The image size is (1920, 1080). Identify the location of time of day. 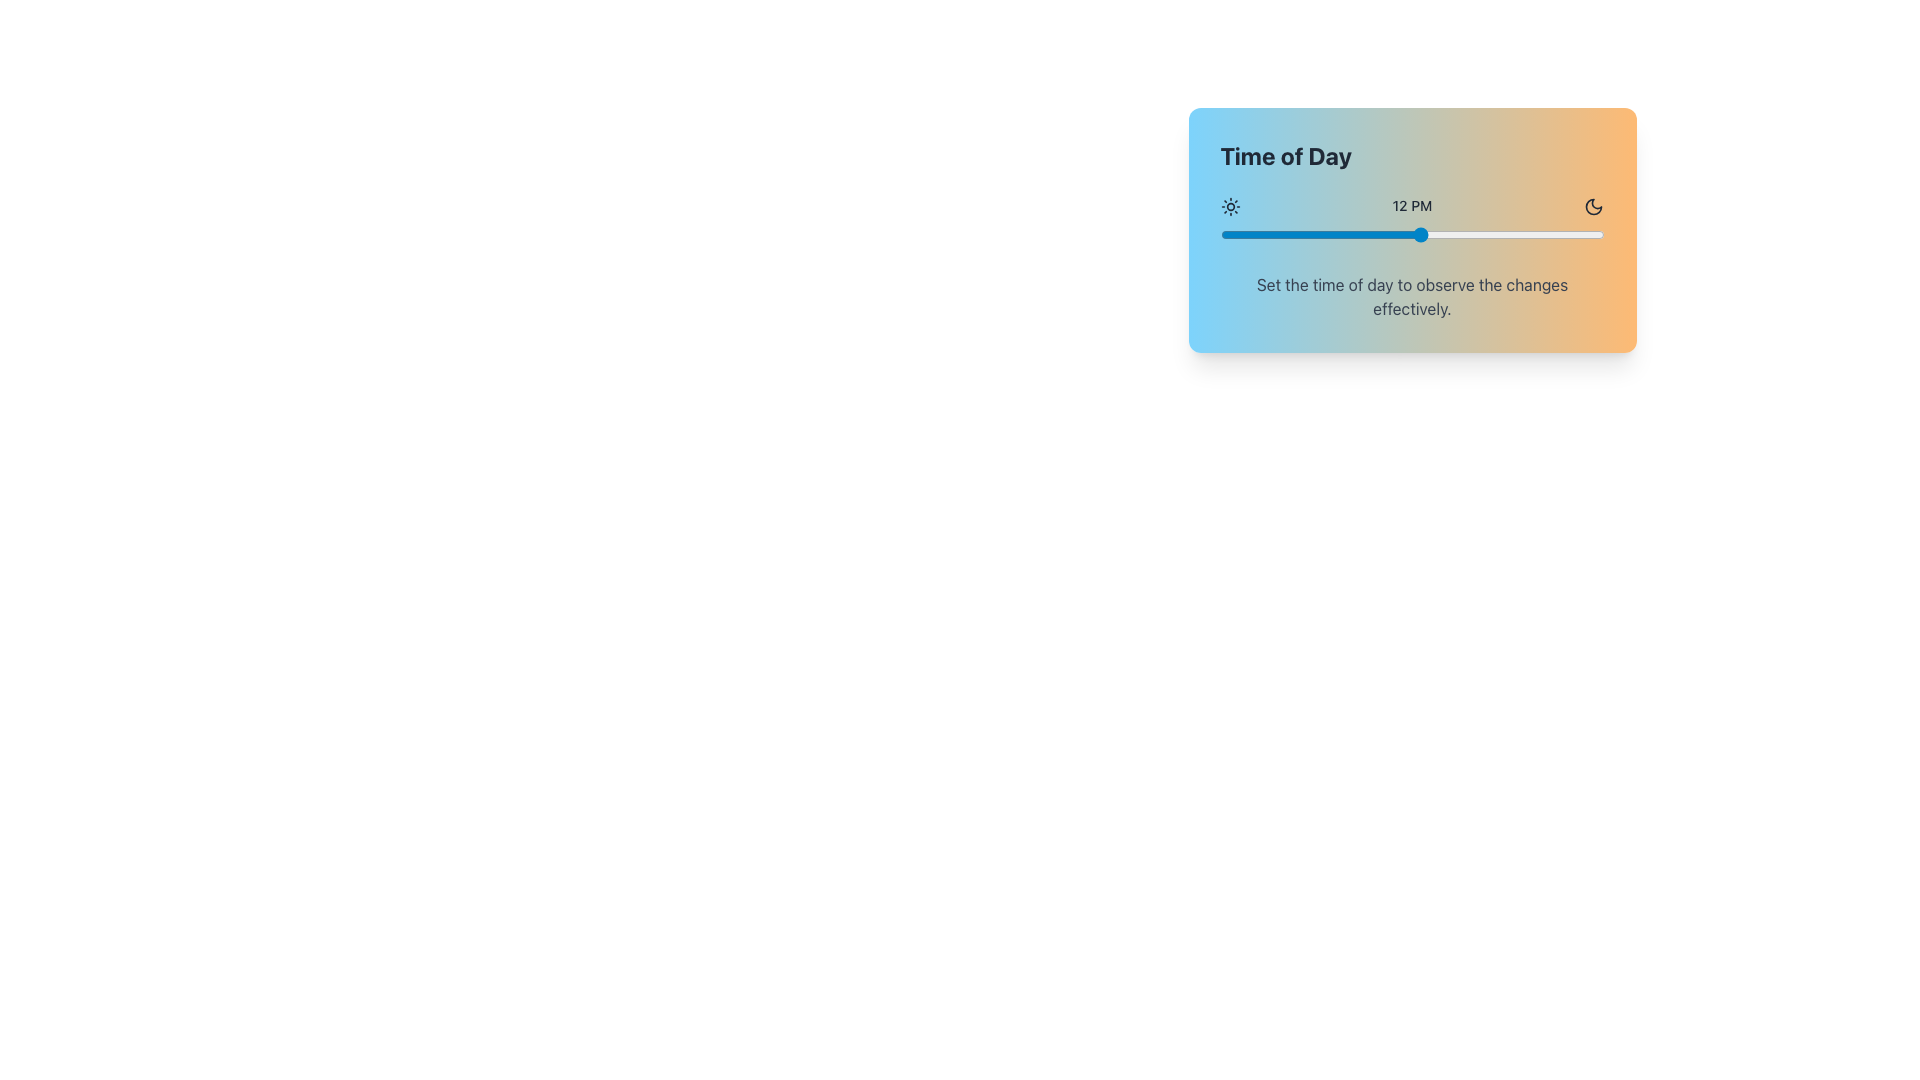
(1470, 234).